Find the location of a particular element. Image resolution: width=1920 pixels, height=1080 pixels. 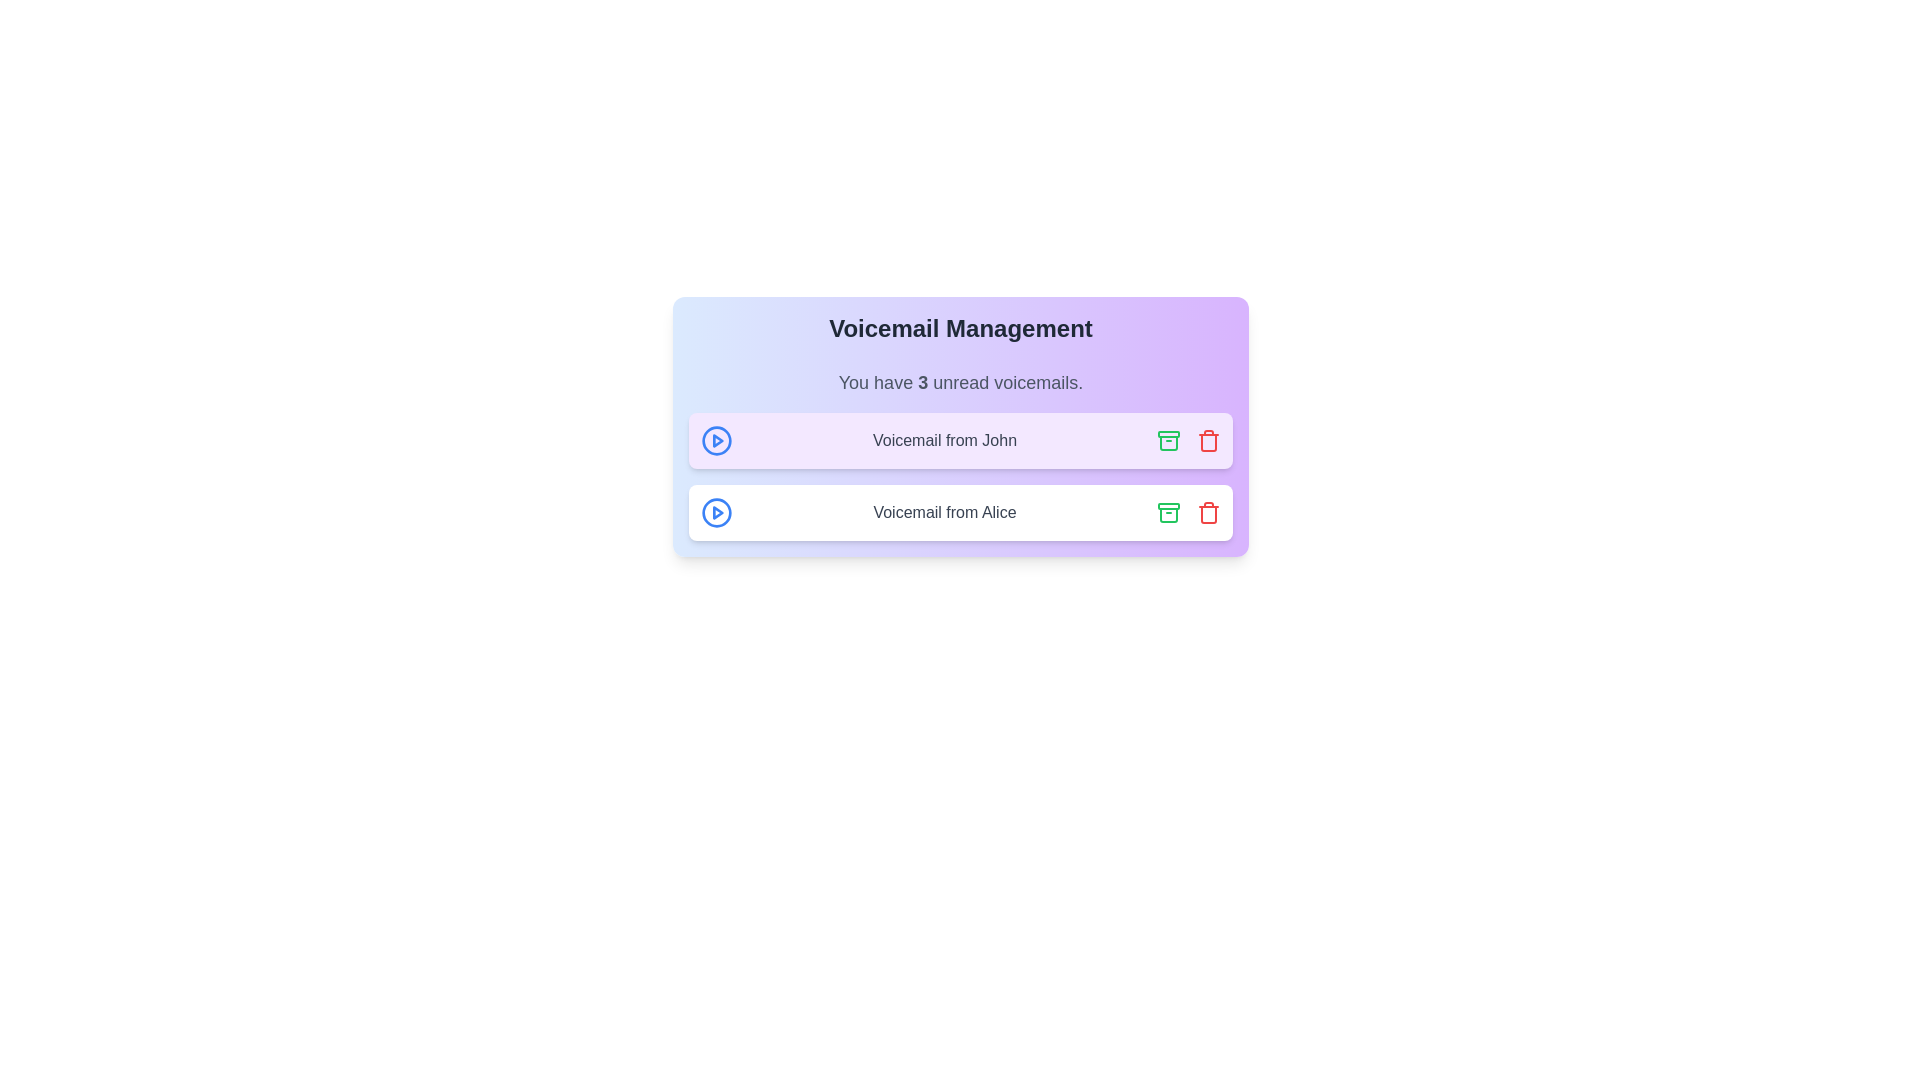

the play button located at the leftmost part of the row labeled 'Voicemail from John' to play the voicemail is located at coordinates (716, 439).